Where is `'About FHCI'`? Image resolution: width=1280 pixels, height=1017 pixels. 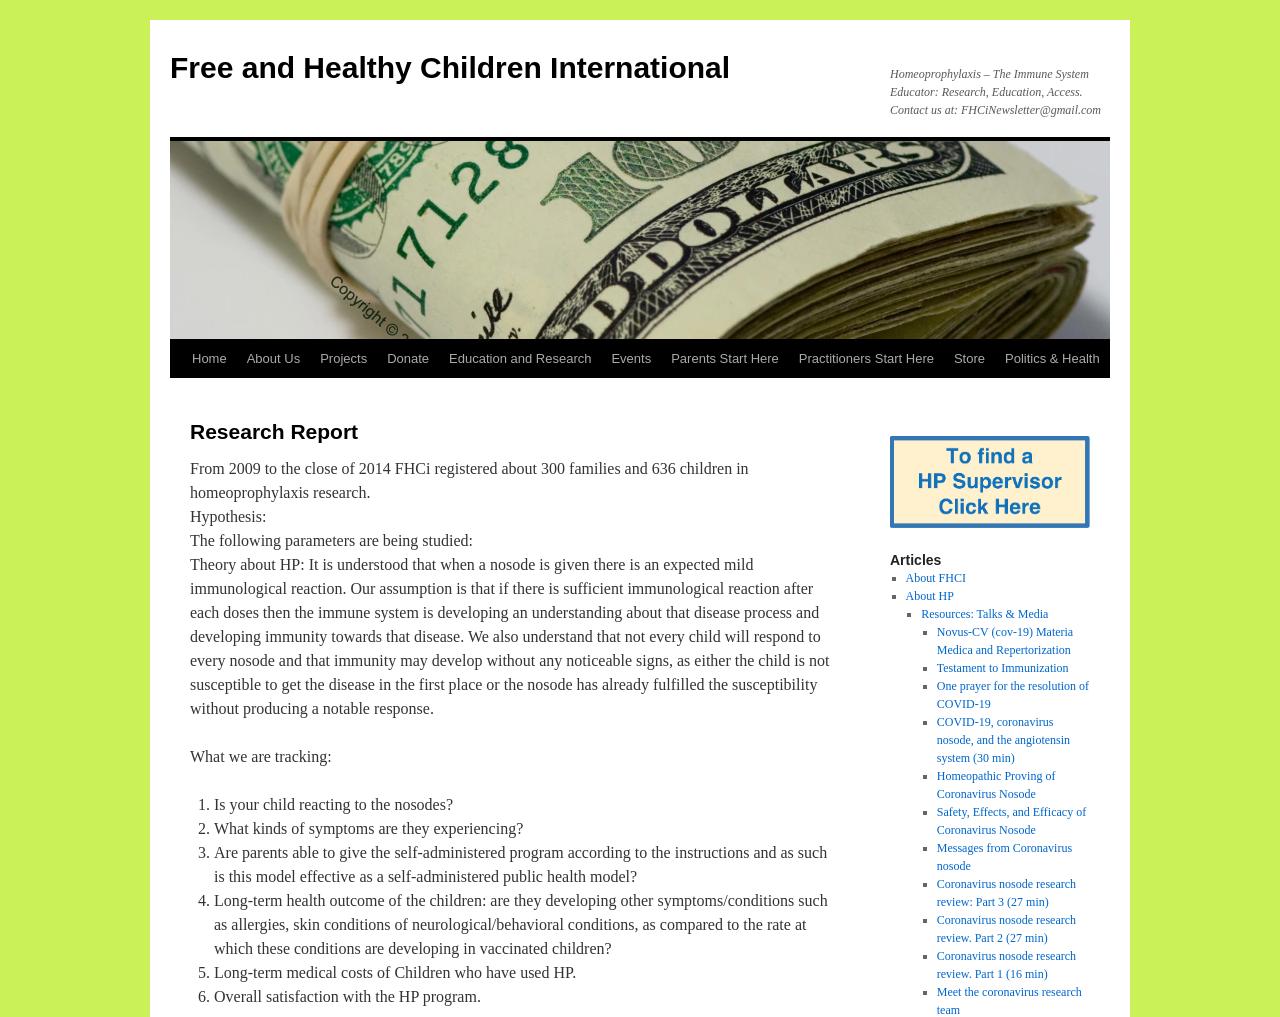 'About FHCI' is located at coordinates (934, 576).